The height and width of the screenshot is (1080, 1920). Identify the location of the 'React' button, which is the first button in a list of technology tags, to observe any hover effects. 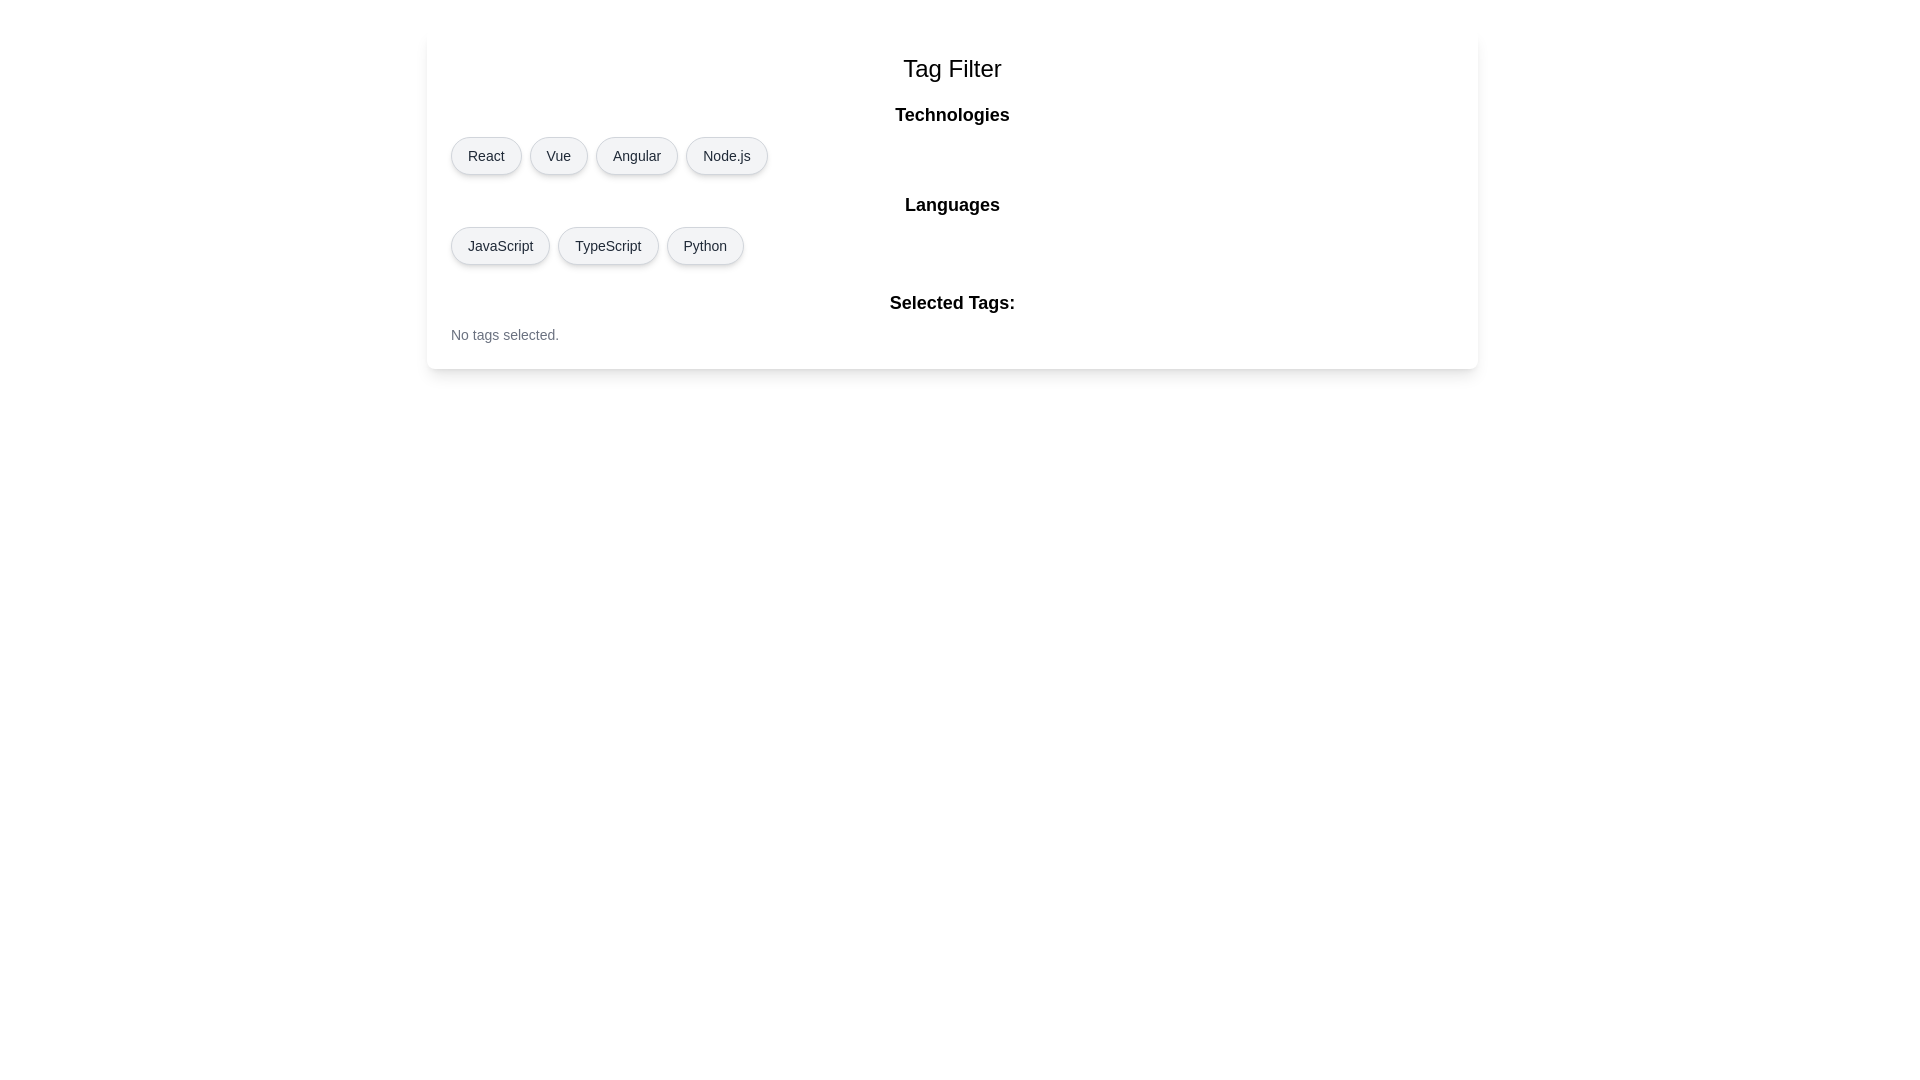
(486, 154).